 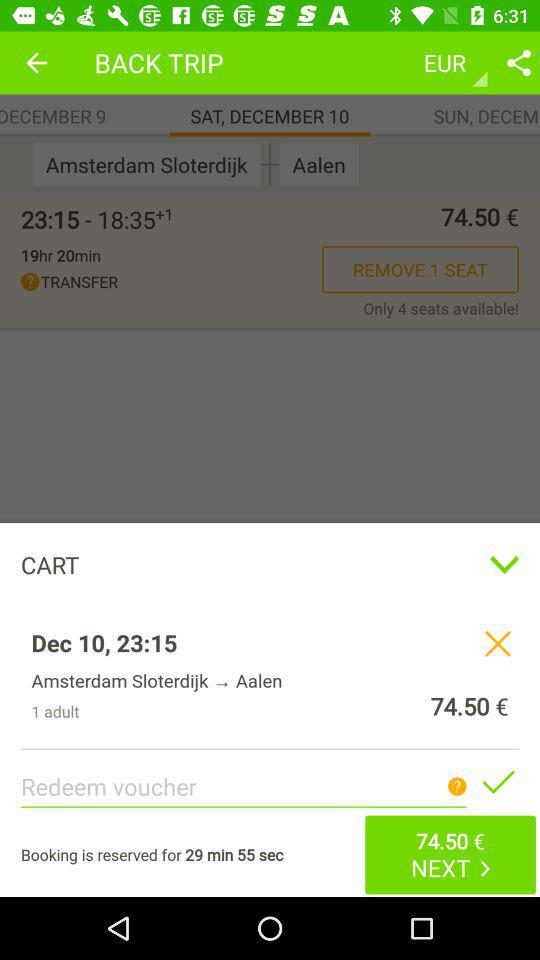 What do you see at coordinates (270, 453) in the screenshot?
I see `the item above booking is reserved icon` at bounding box center [270, 453].